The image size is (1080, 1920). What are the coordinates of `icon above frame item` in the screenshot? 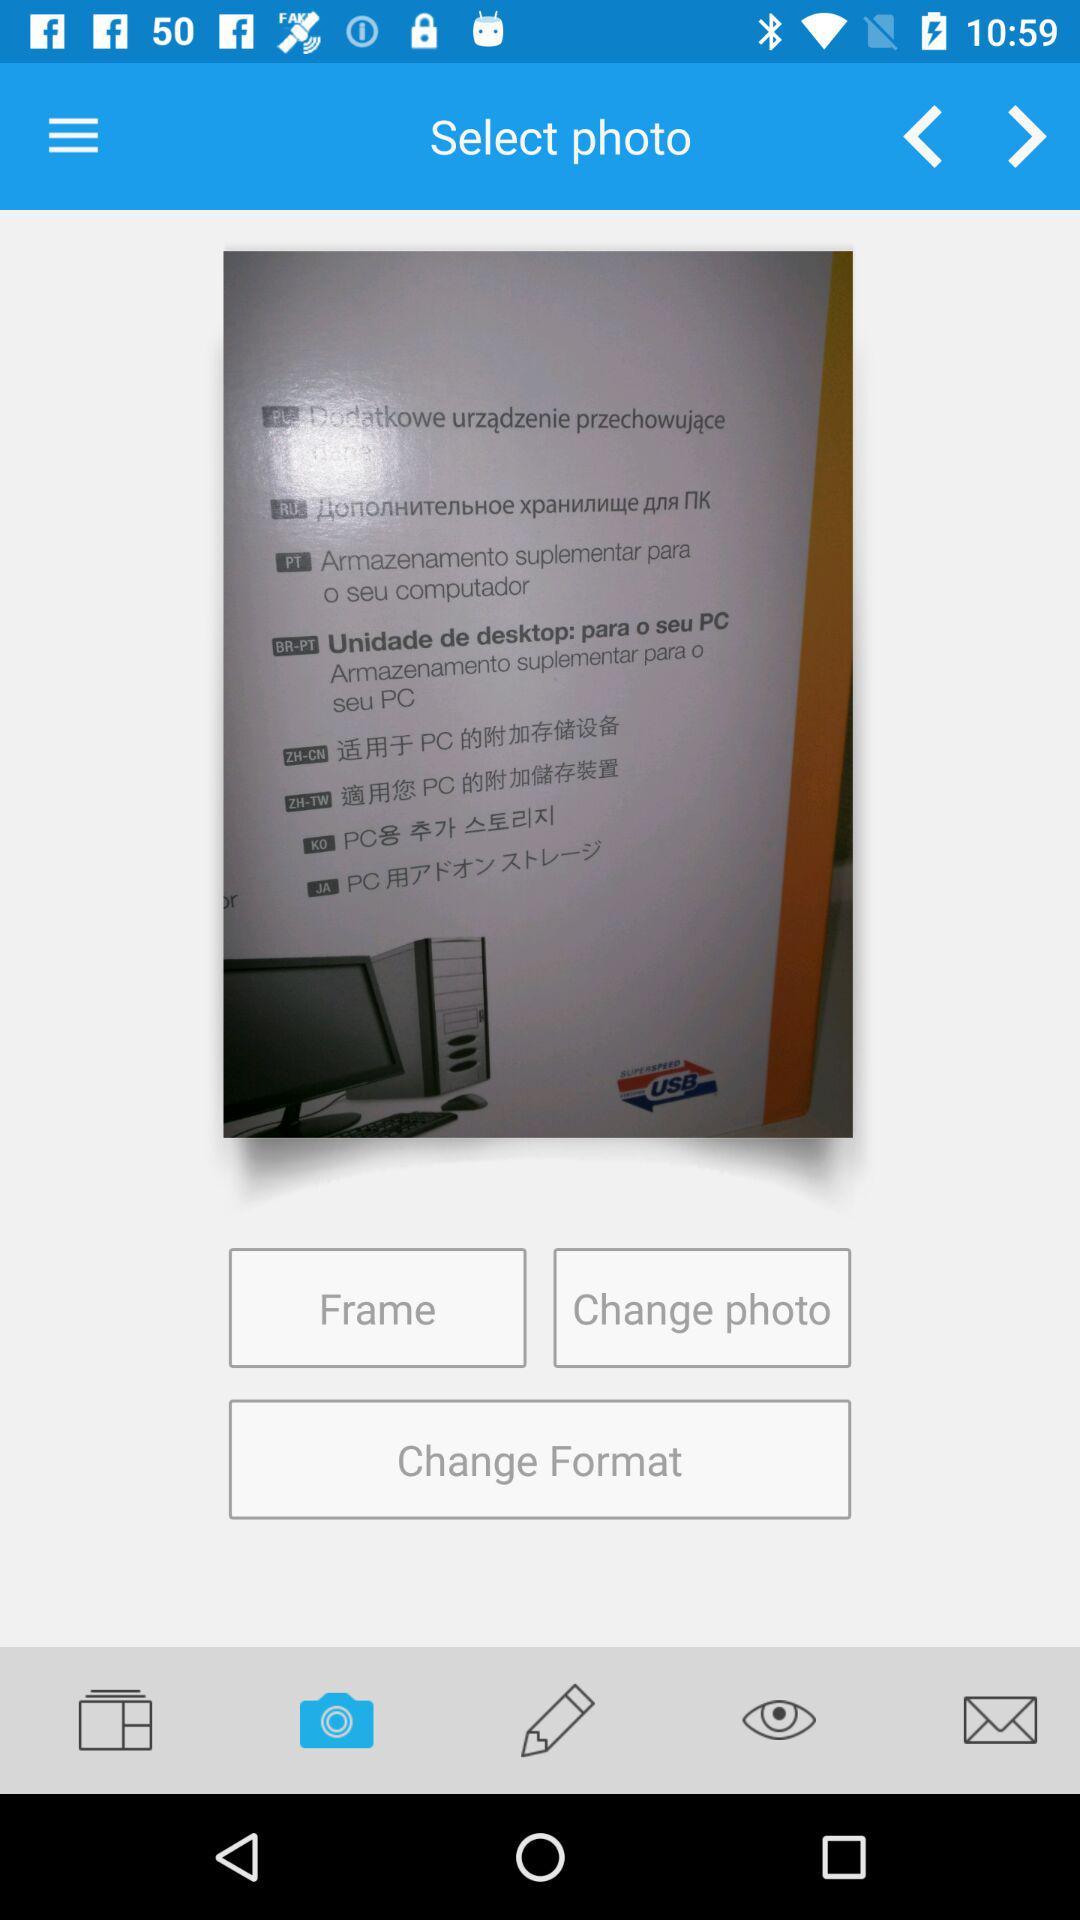 It's located at (537, 694).